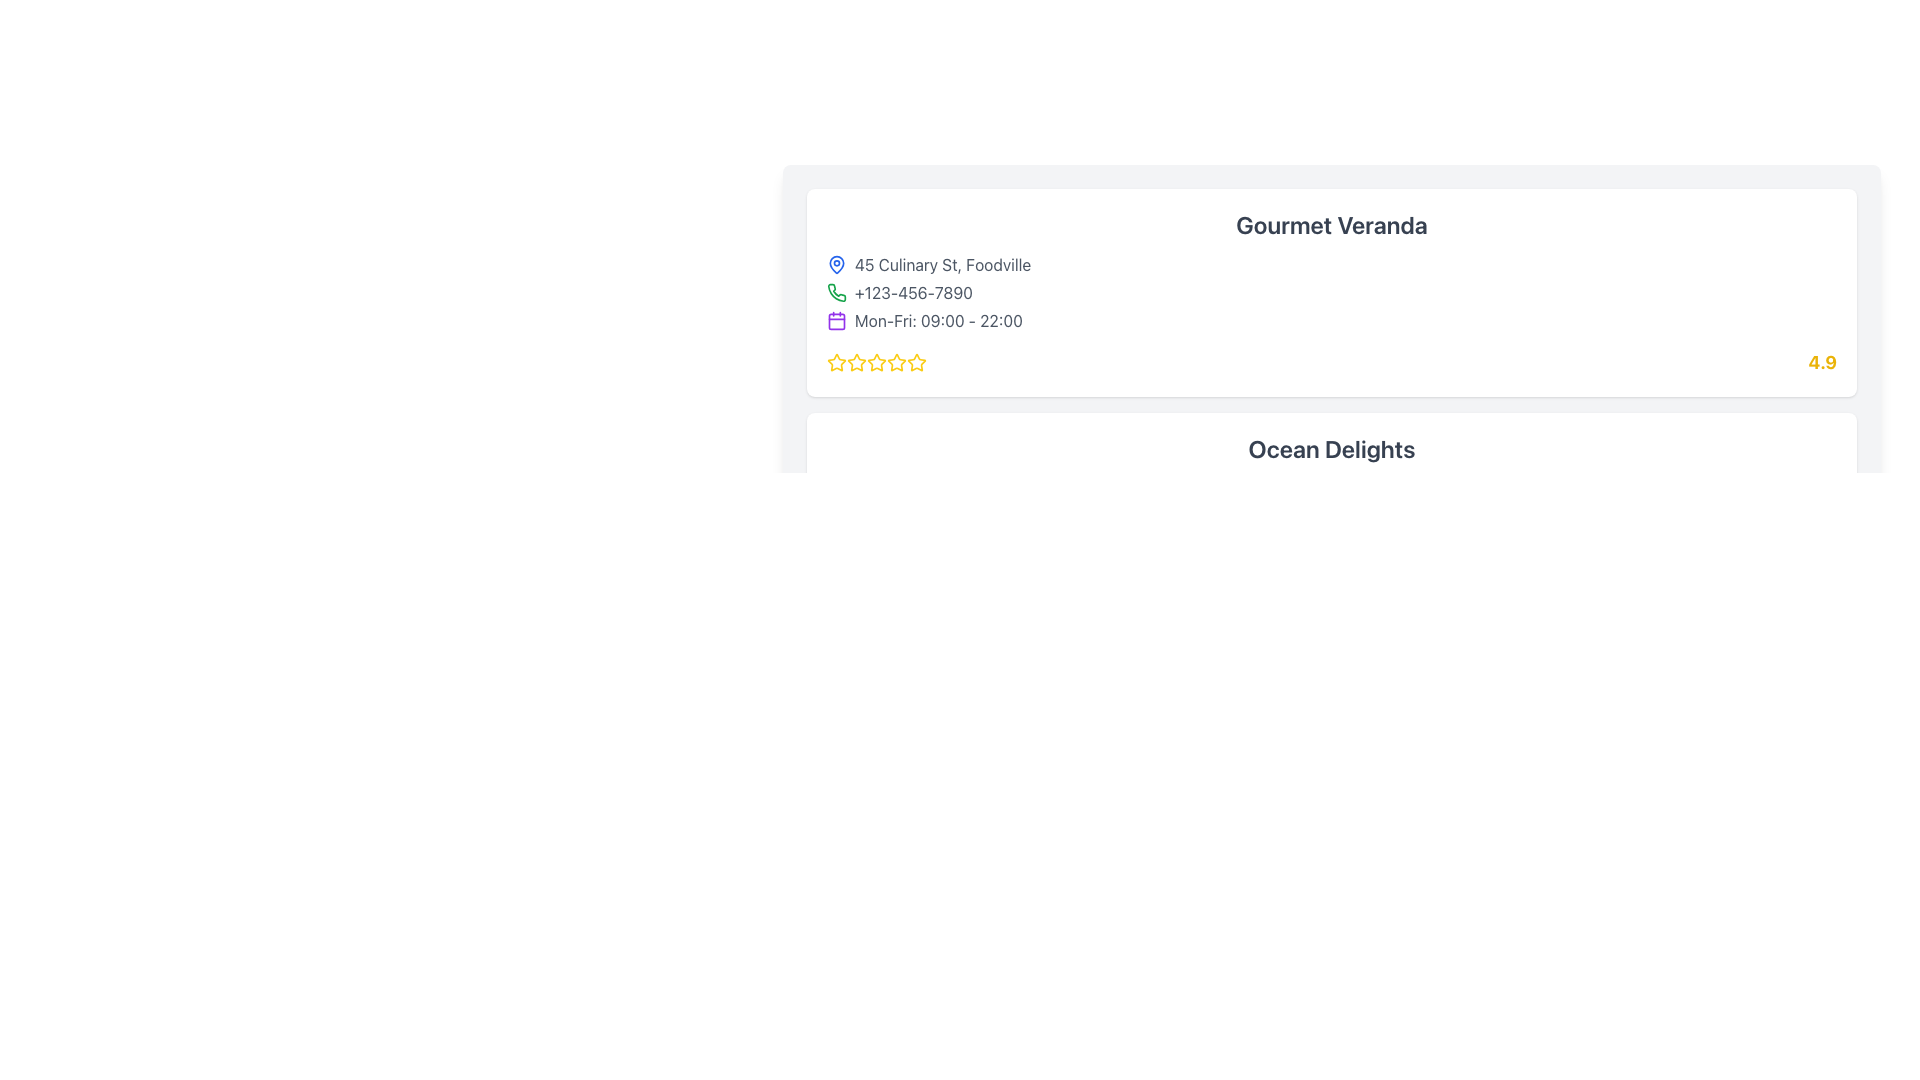 Image resolution: width=1920 pixels, height=1080 pixels. What do you see at coordinates (877, 362) in the screenshot?
I see `the visual state of the third star-shaped rating icon, which is styled with a yellow fill and located in the 'Rating' section of the business card for 'Gourmet Veranda'` at bounding box center [877, 362].